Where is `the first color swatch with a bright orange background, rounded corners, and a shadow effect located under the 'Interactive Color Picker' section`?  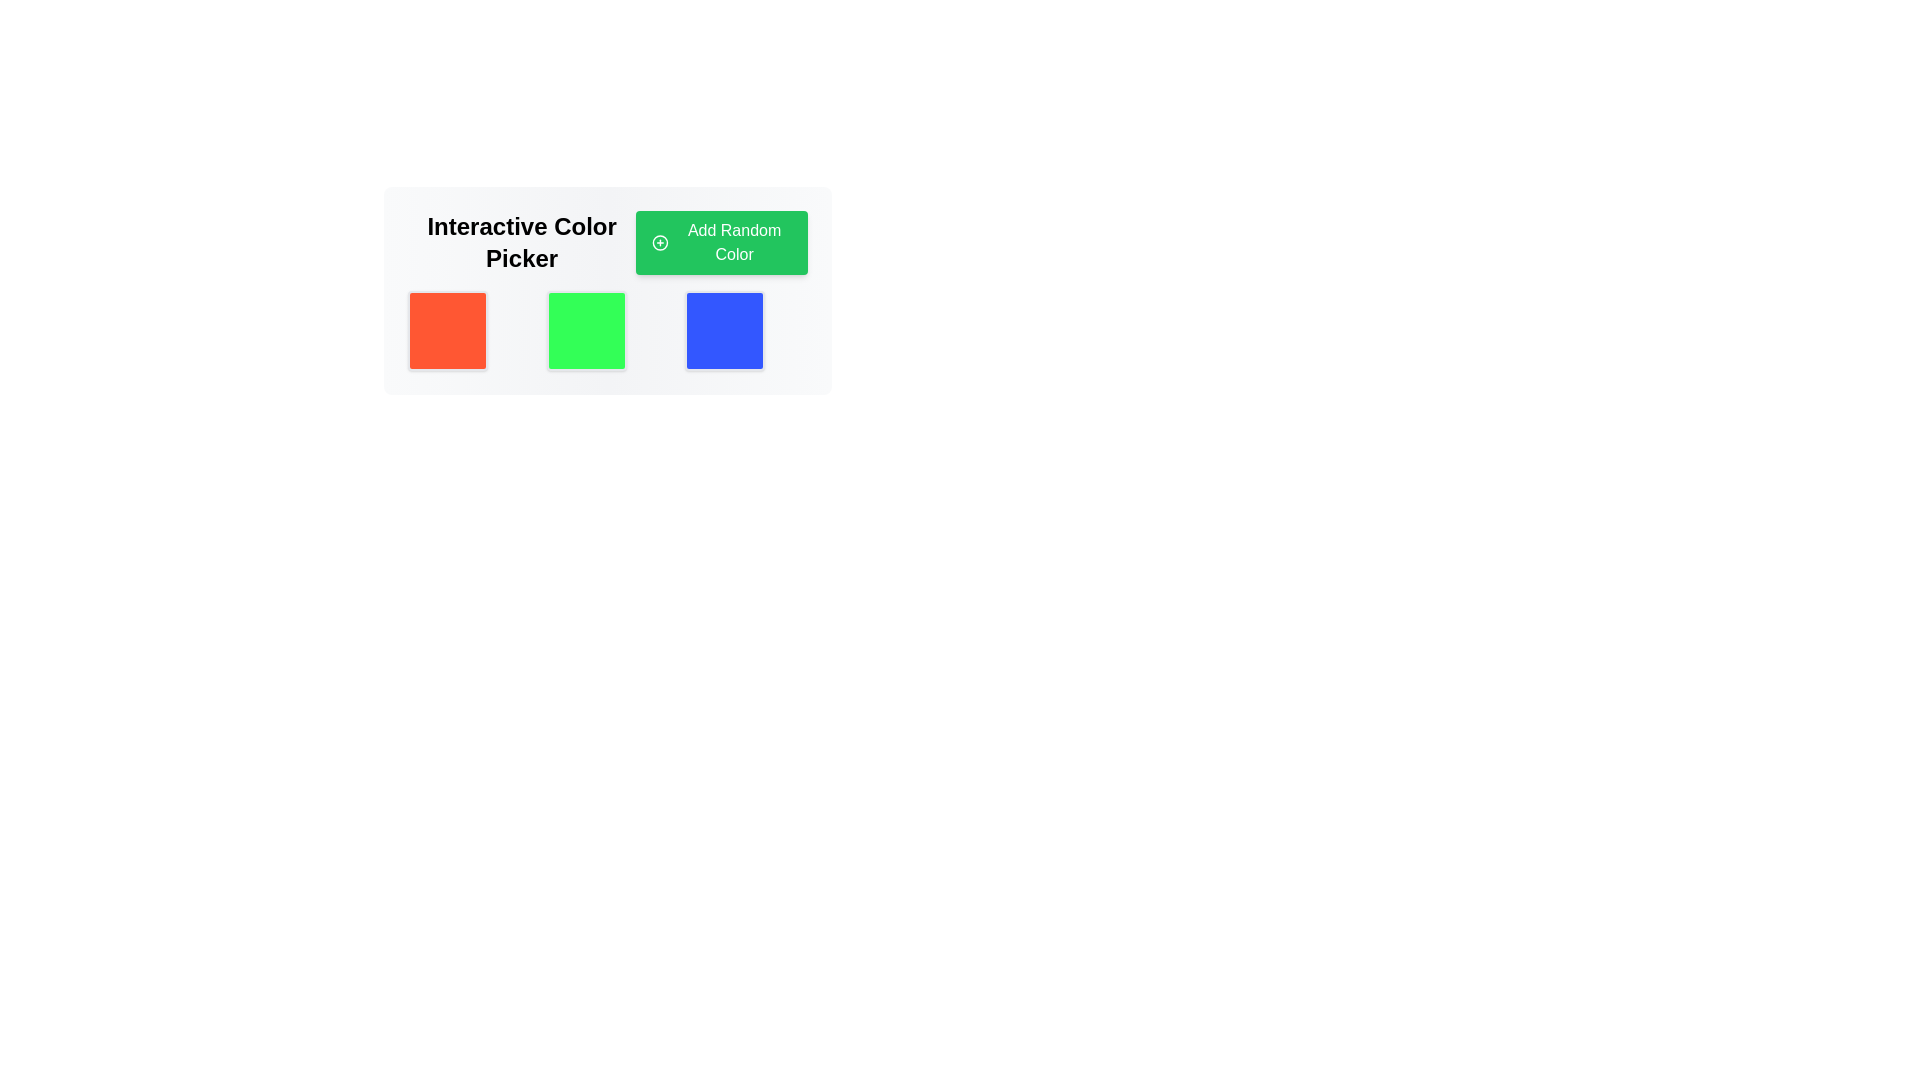 the first color swatch with a bright orange background, rounded corners, and a shadow effect located under the 'Interactive Color Picker' section is located at coordinates (446, 330).